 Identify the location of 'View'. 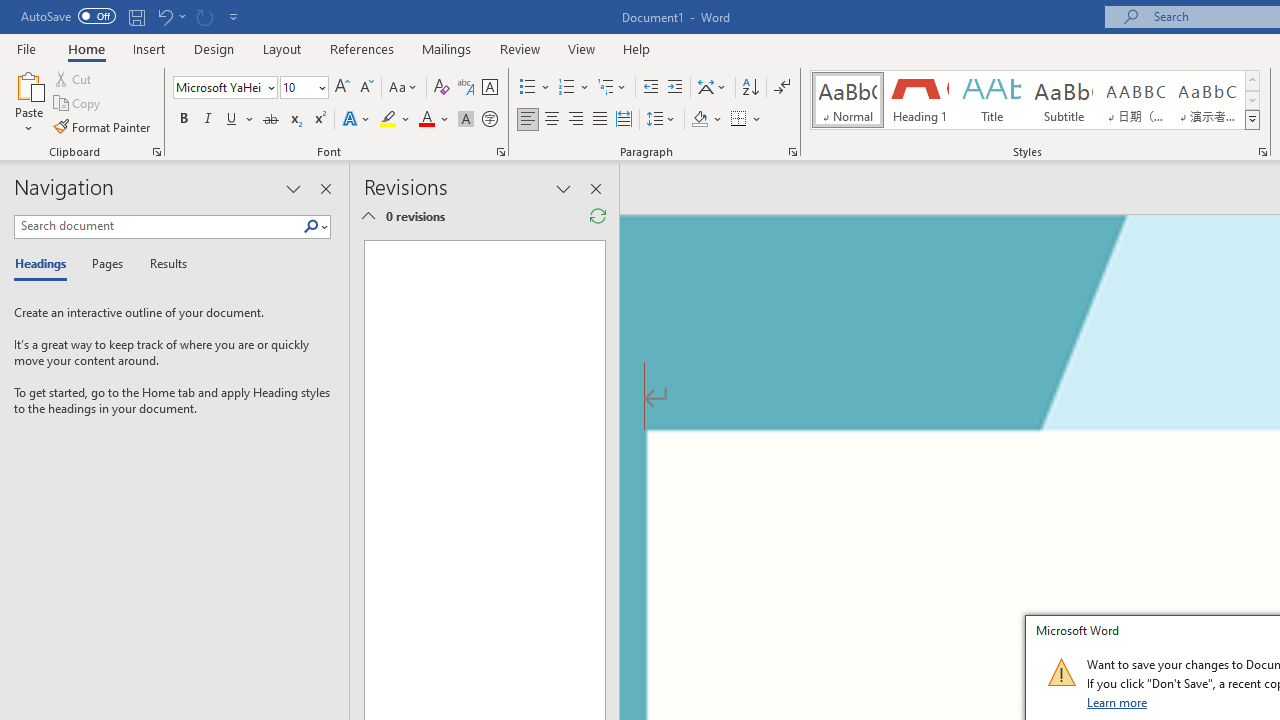
(581, 48).